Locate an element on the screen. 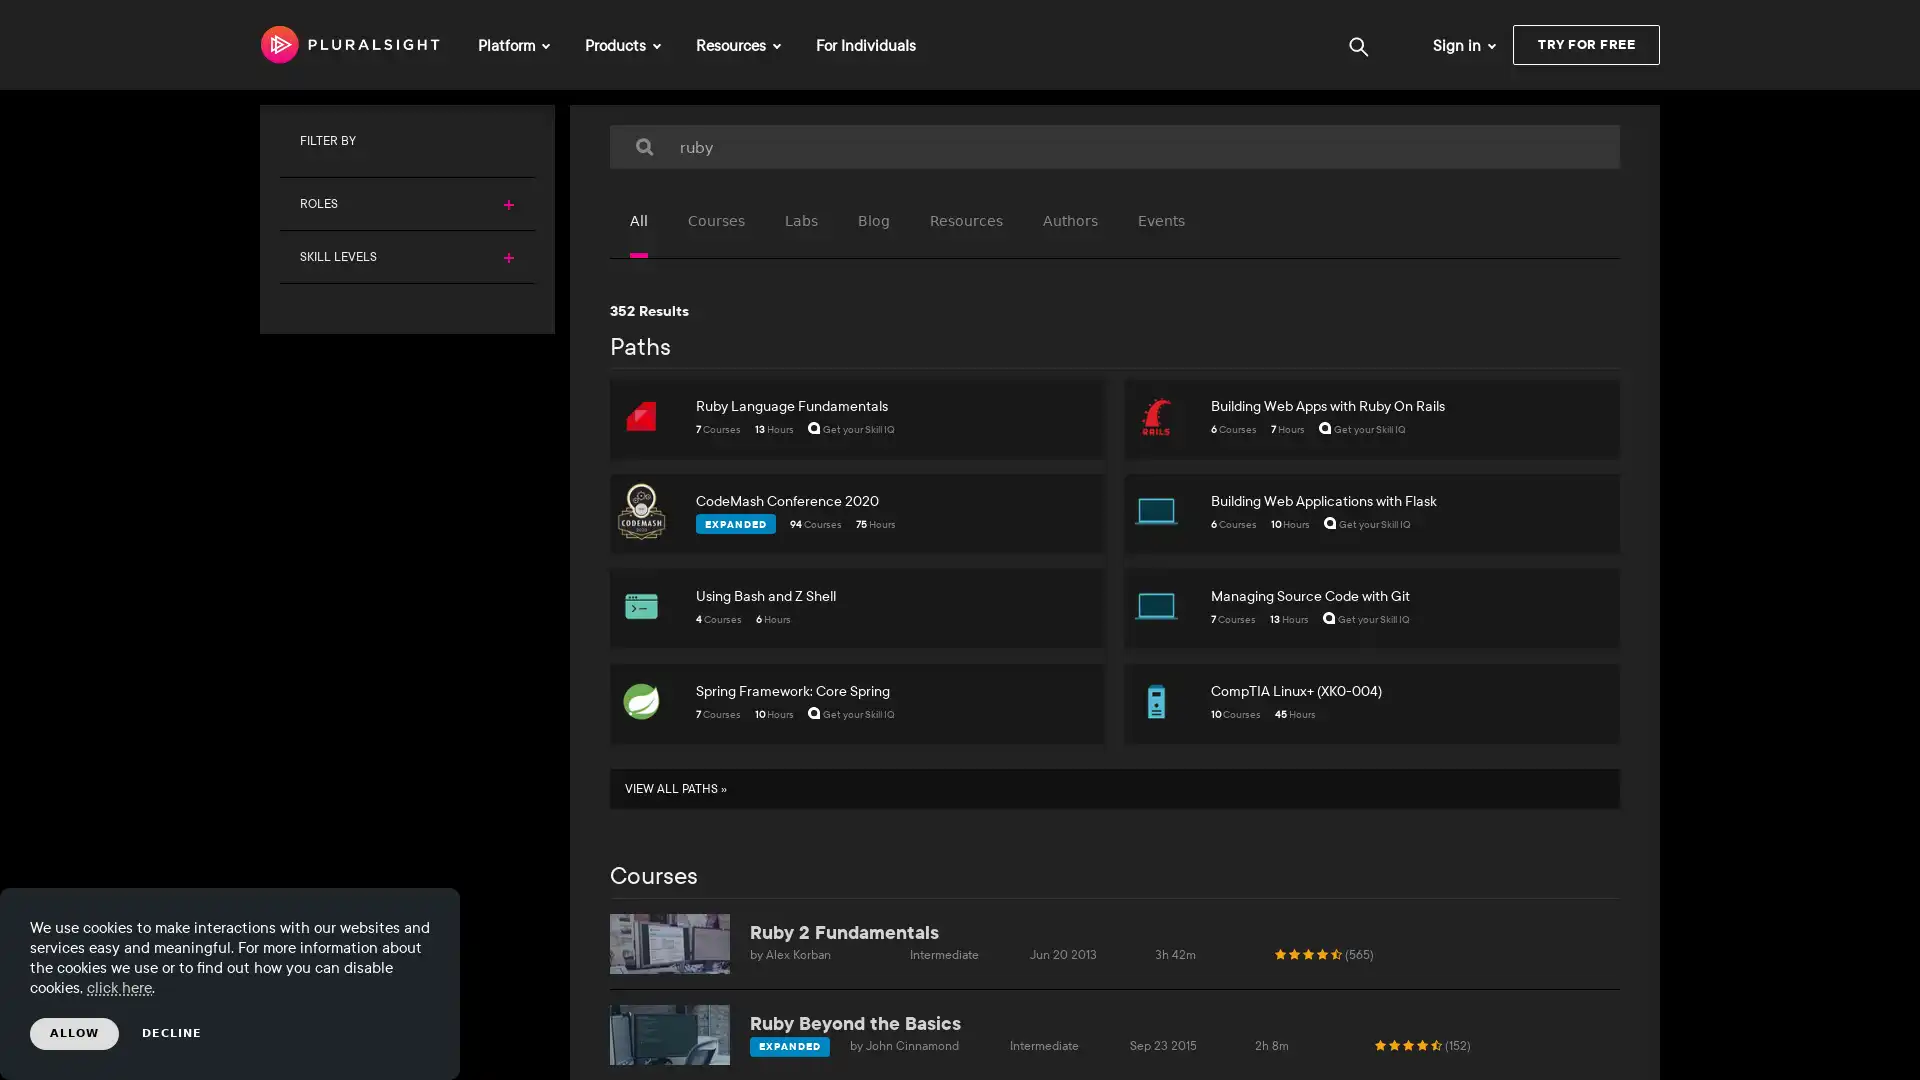 This screenshot has height=1080, width=1920. DECLINE is located at coordinates (172, 1033).